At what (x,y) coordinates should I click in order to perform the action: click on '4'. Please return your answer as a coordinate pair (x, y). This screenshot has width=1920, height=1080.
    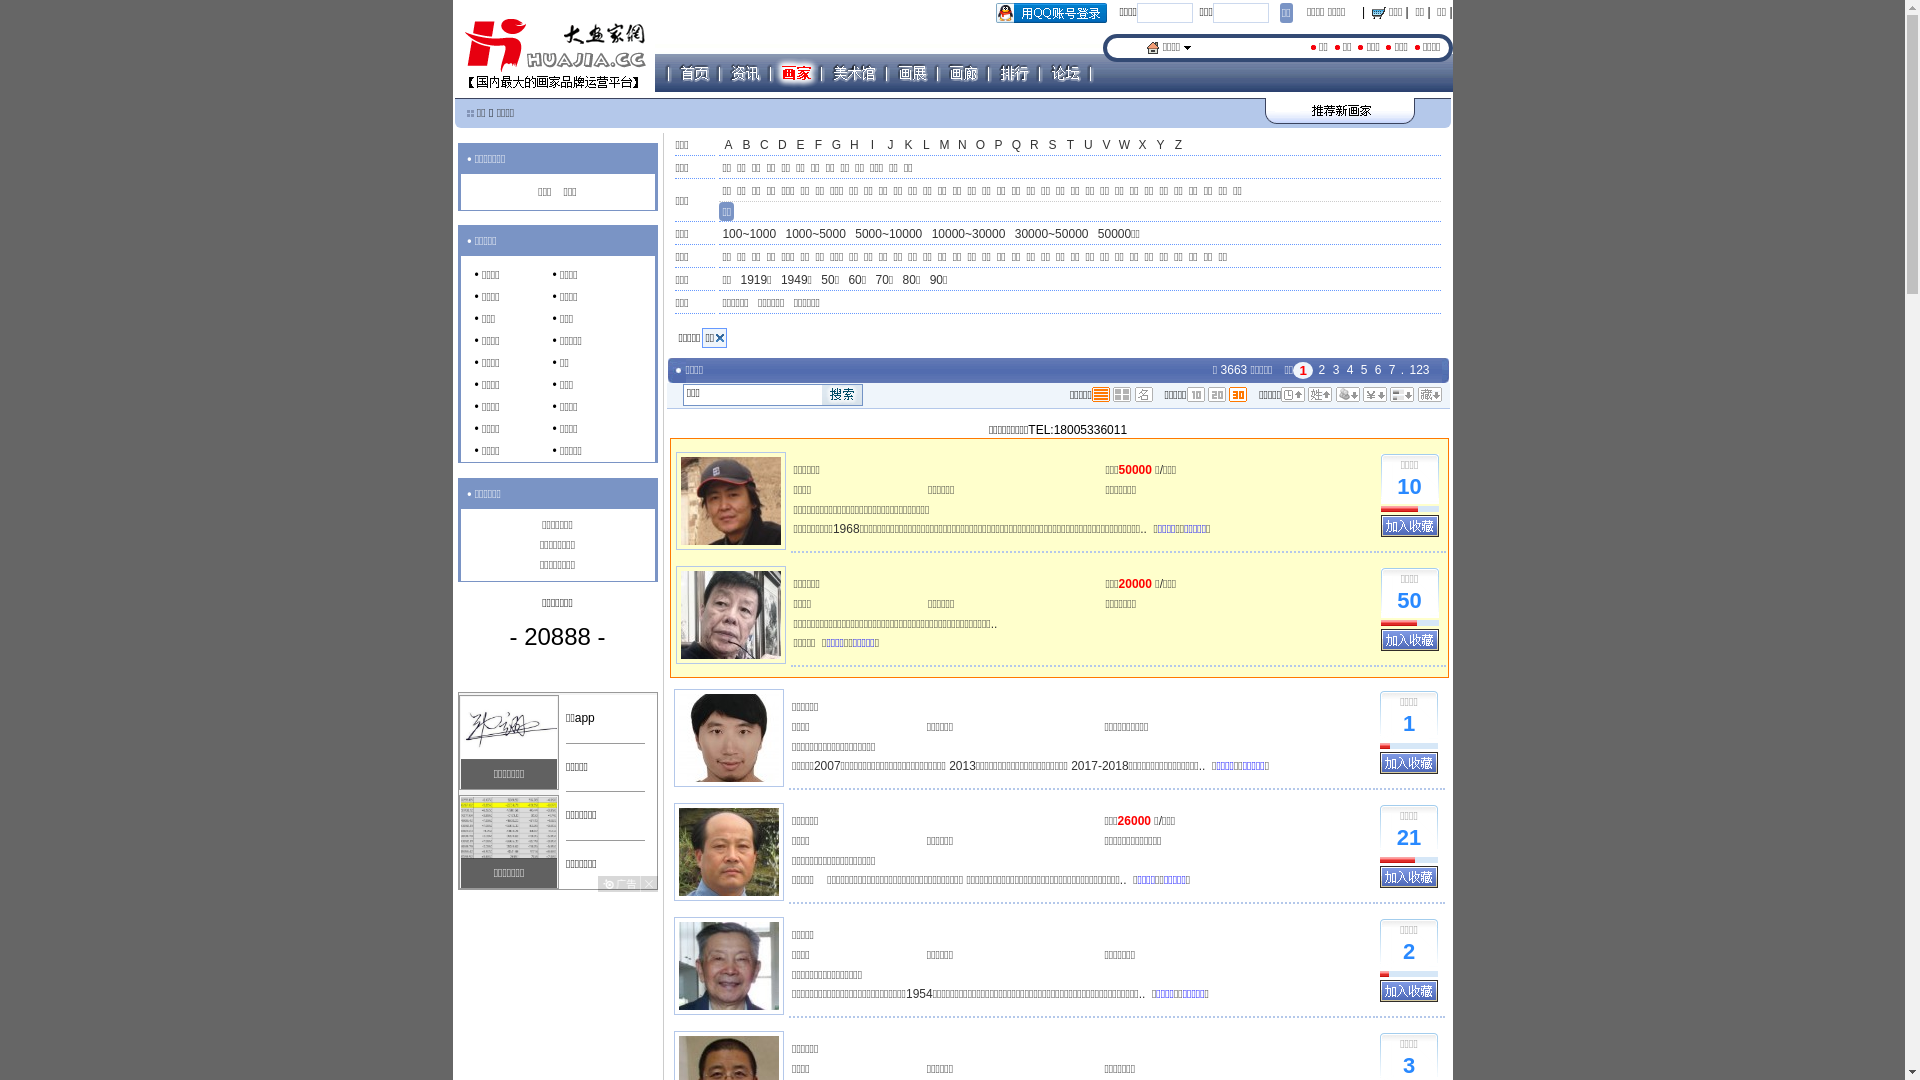
    Looking at the image, I should click on (1350, 370).